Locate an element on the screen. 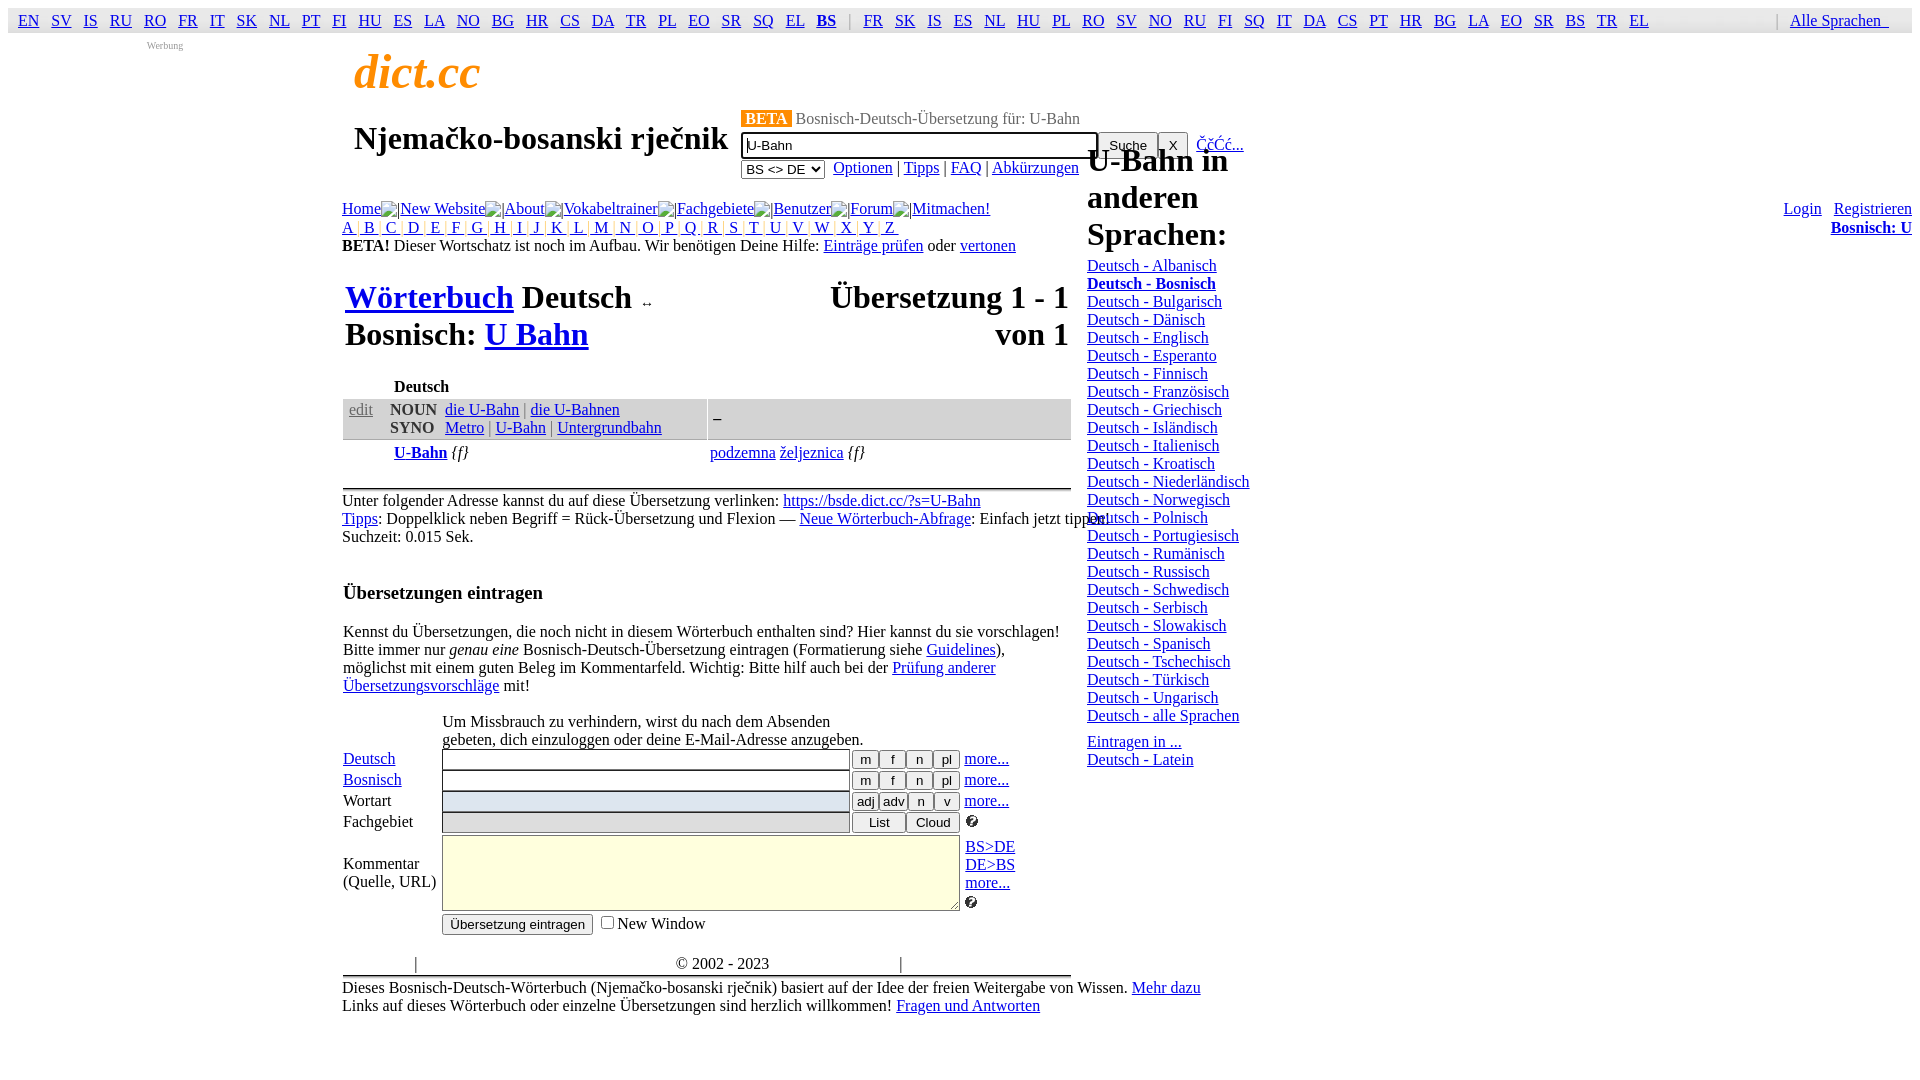  'Mitmachen!' is located at coordinates (949, 208).